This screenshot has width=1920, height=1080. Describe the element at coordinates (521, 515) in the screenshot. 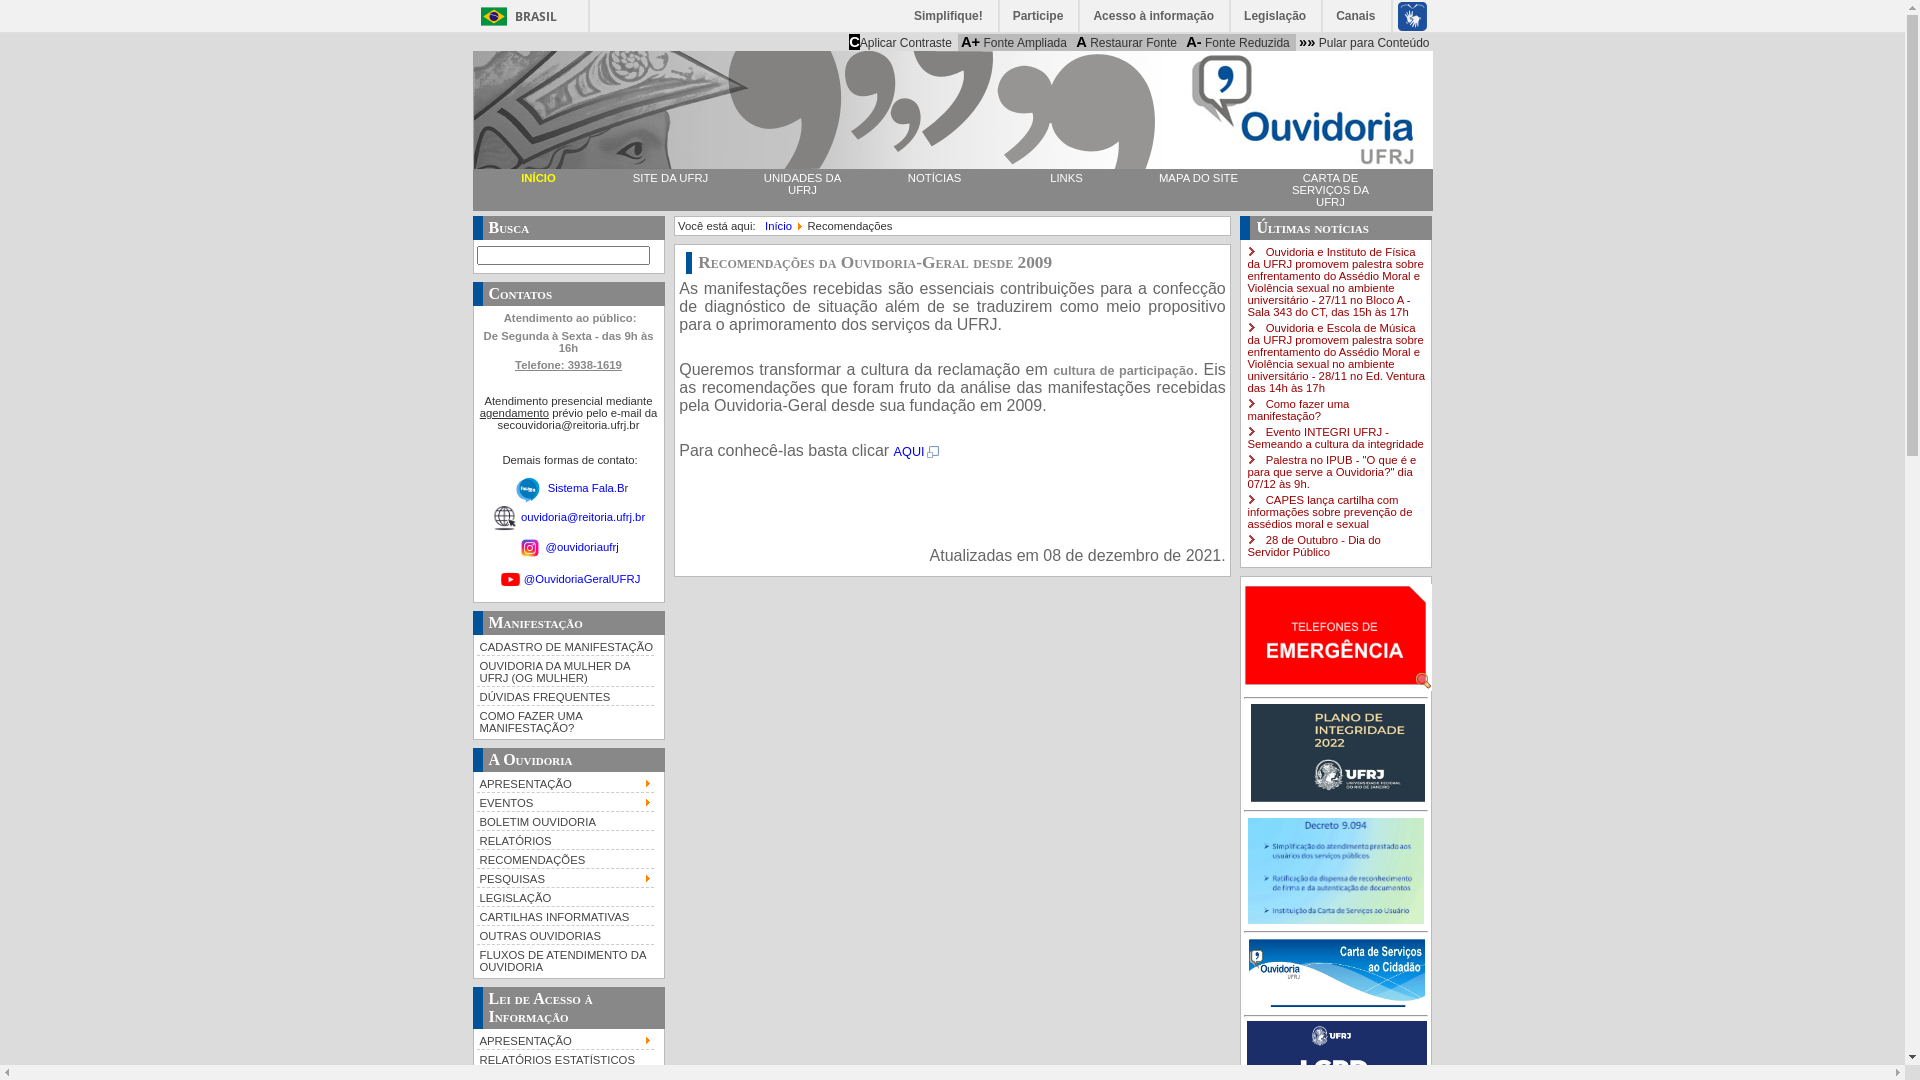

I see `'ouvidoria@reitoria.ufrj.br'` at that location.